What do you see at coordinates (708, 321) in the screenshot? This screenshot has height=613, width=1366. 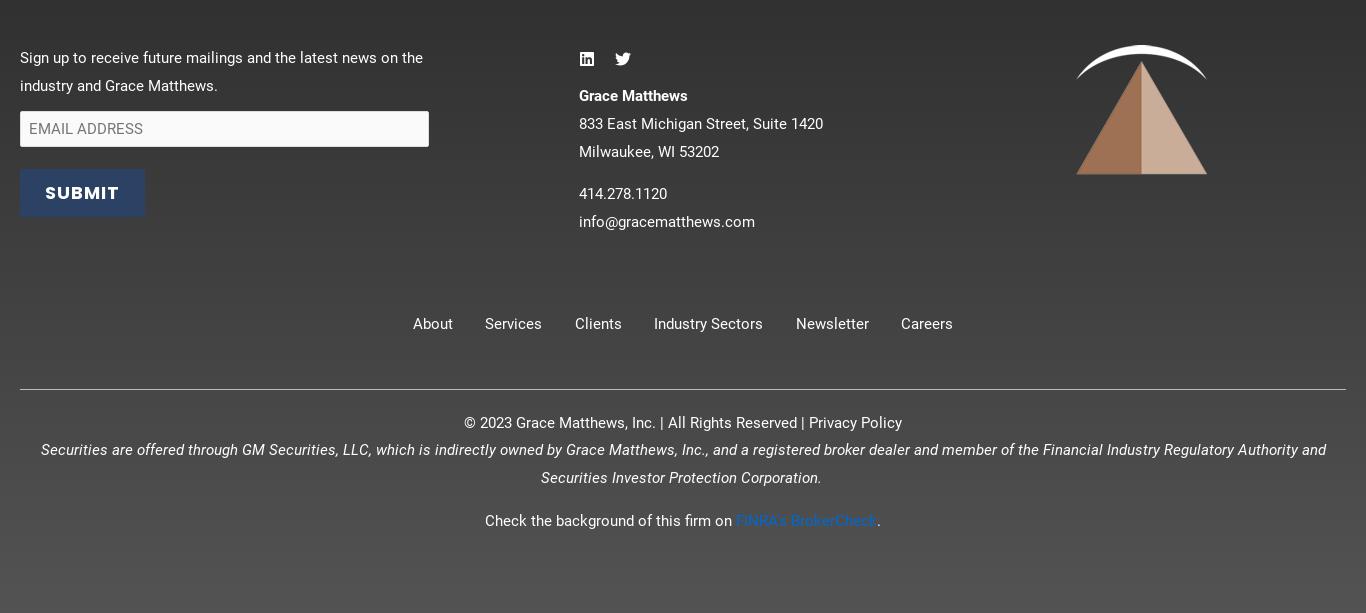 I see `'Industry Sectors'` at bounding box center [708, 321].